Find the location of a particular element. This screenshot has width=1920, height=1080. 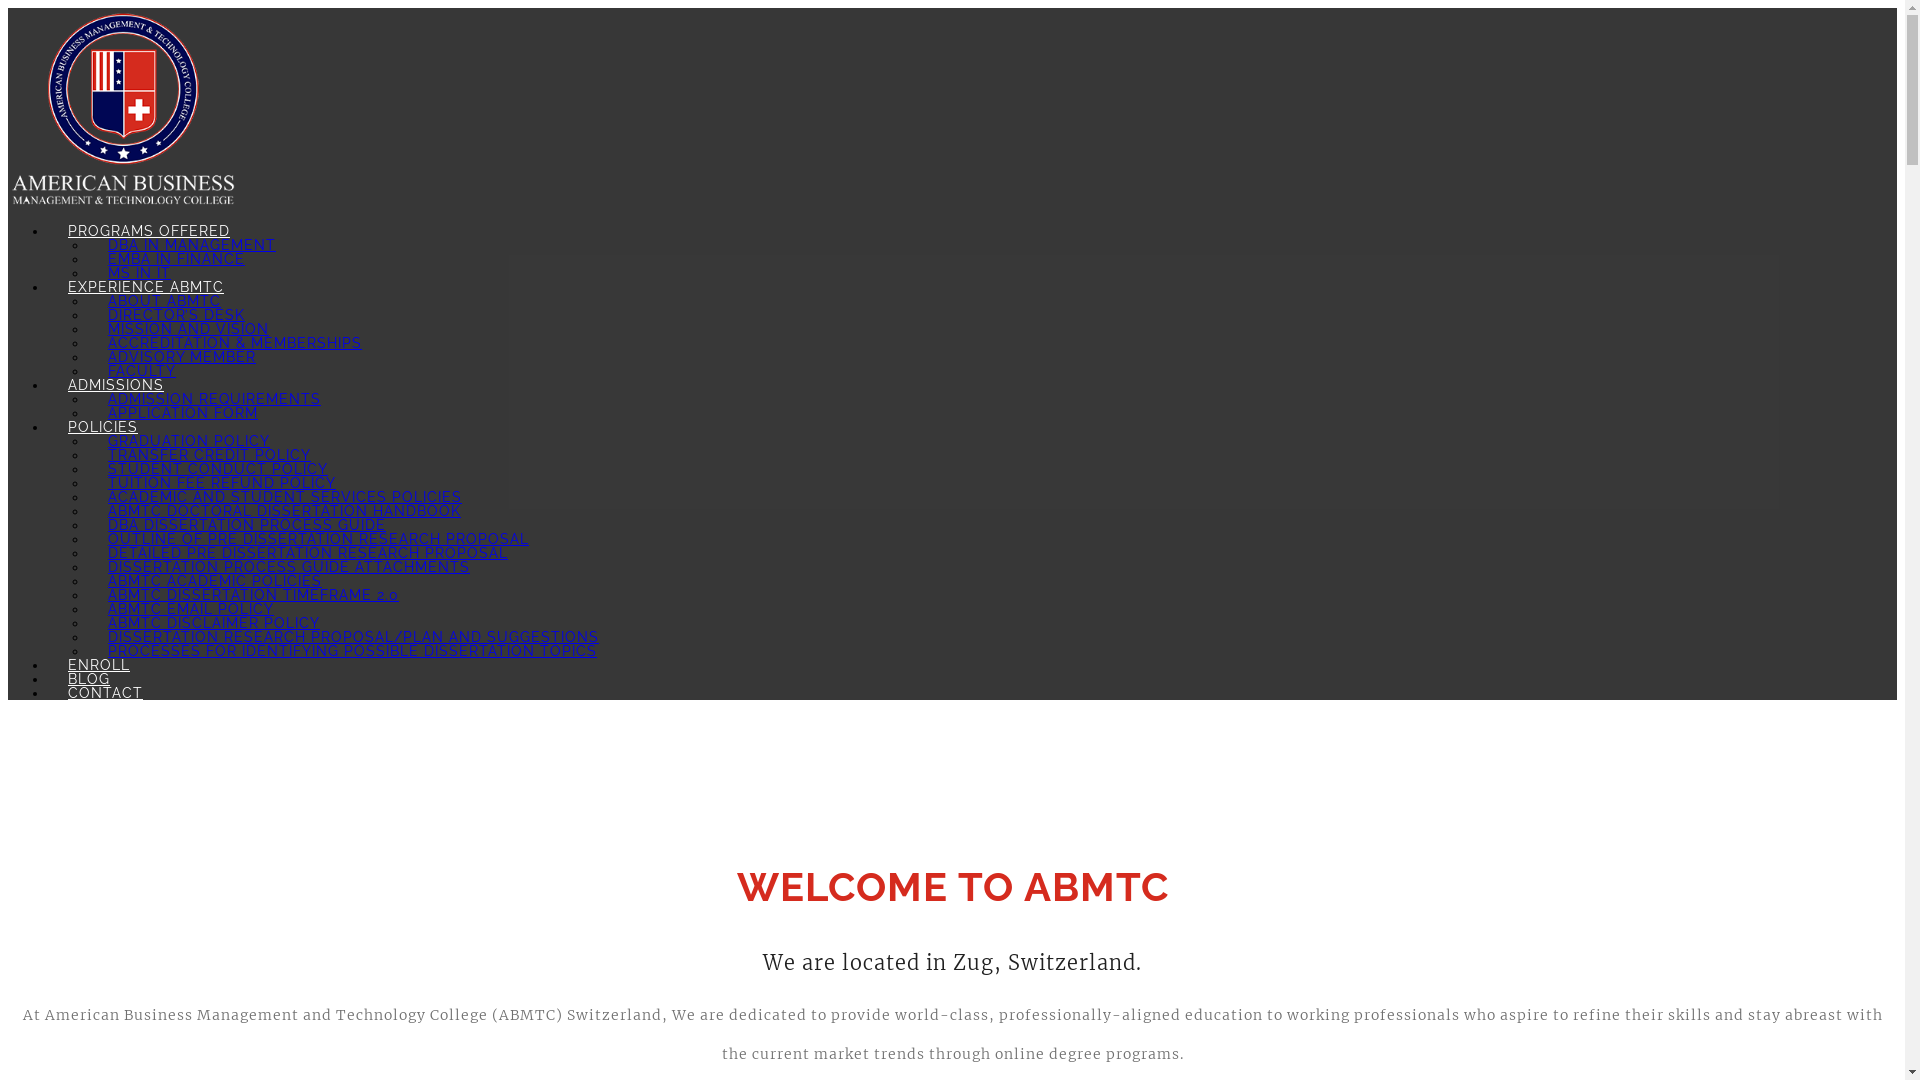

'ADVISORY MEMBER' is located at coordinates (182, 356).